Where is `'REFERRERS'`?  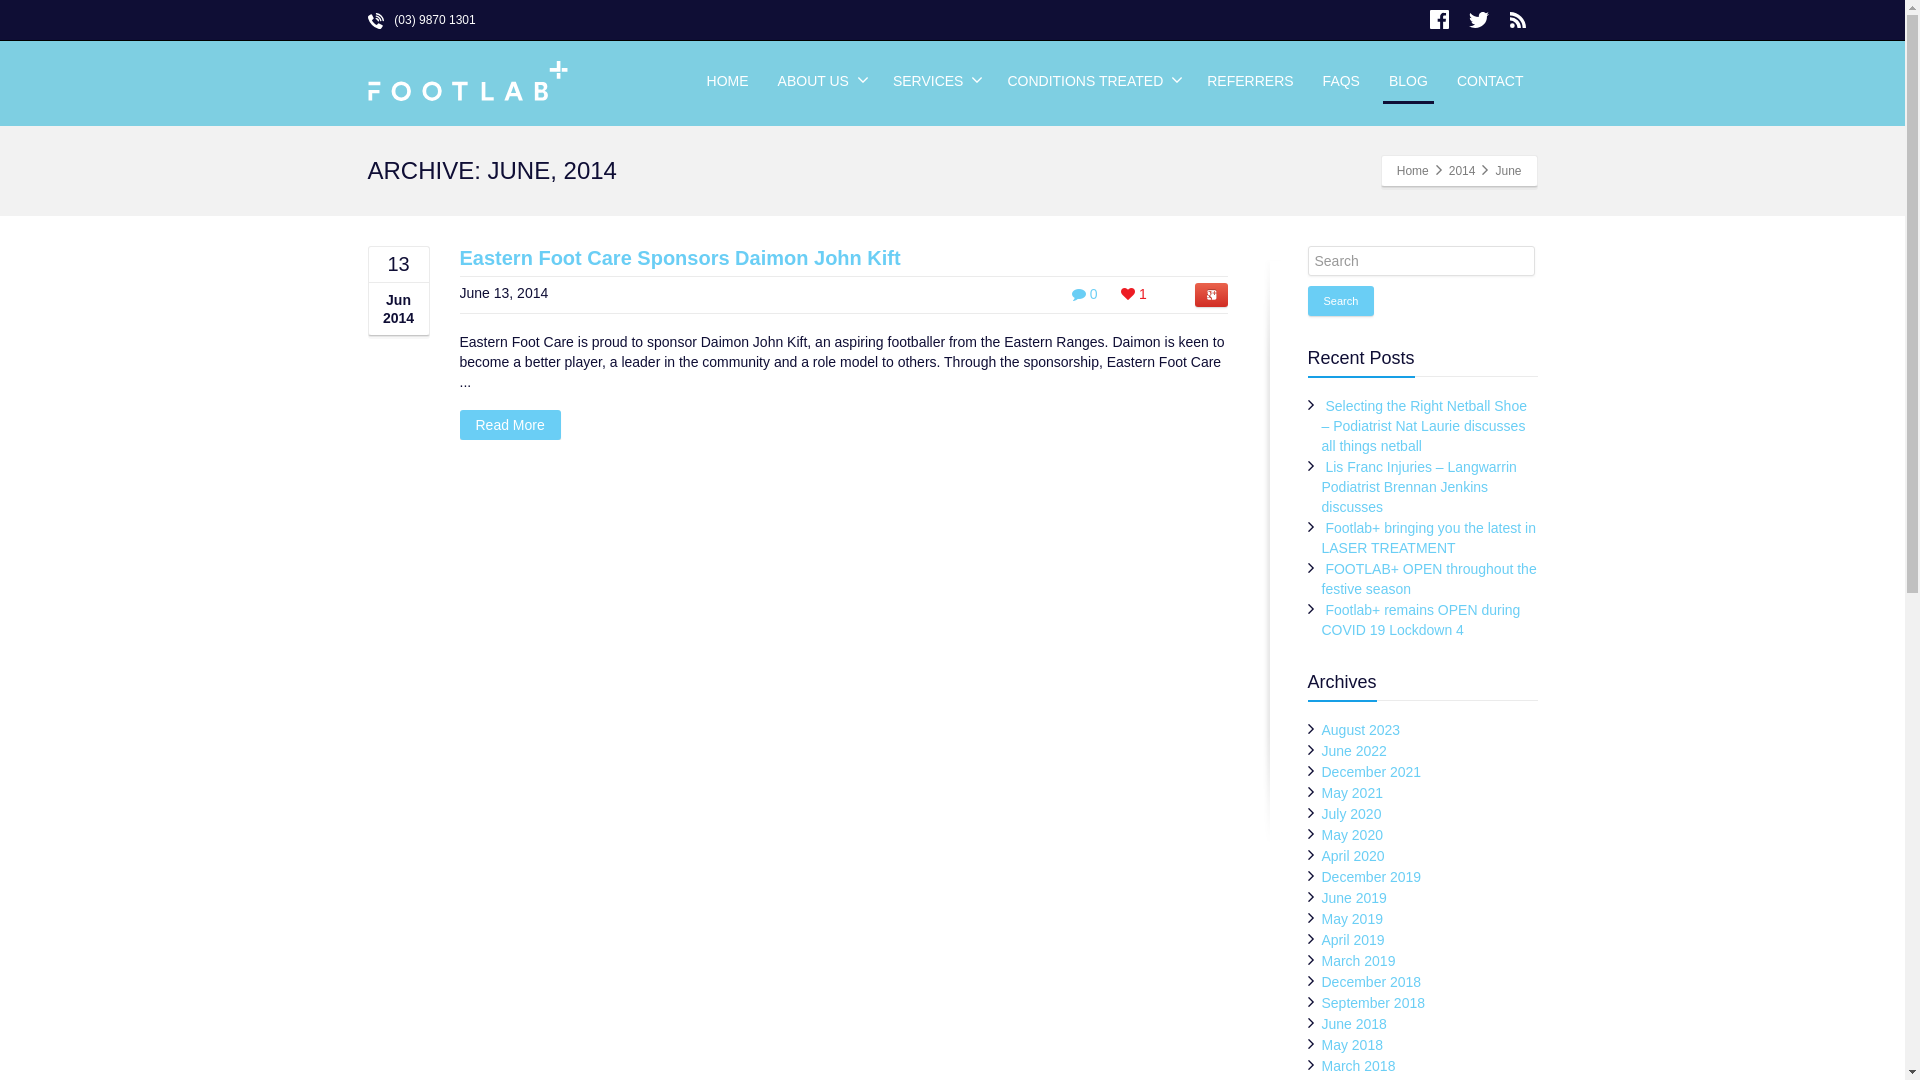 'REFERRERS' is located at coordinates (1248, 80).